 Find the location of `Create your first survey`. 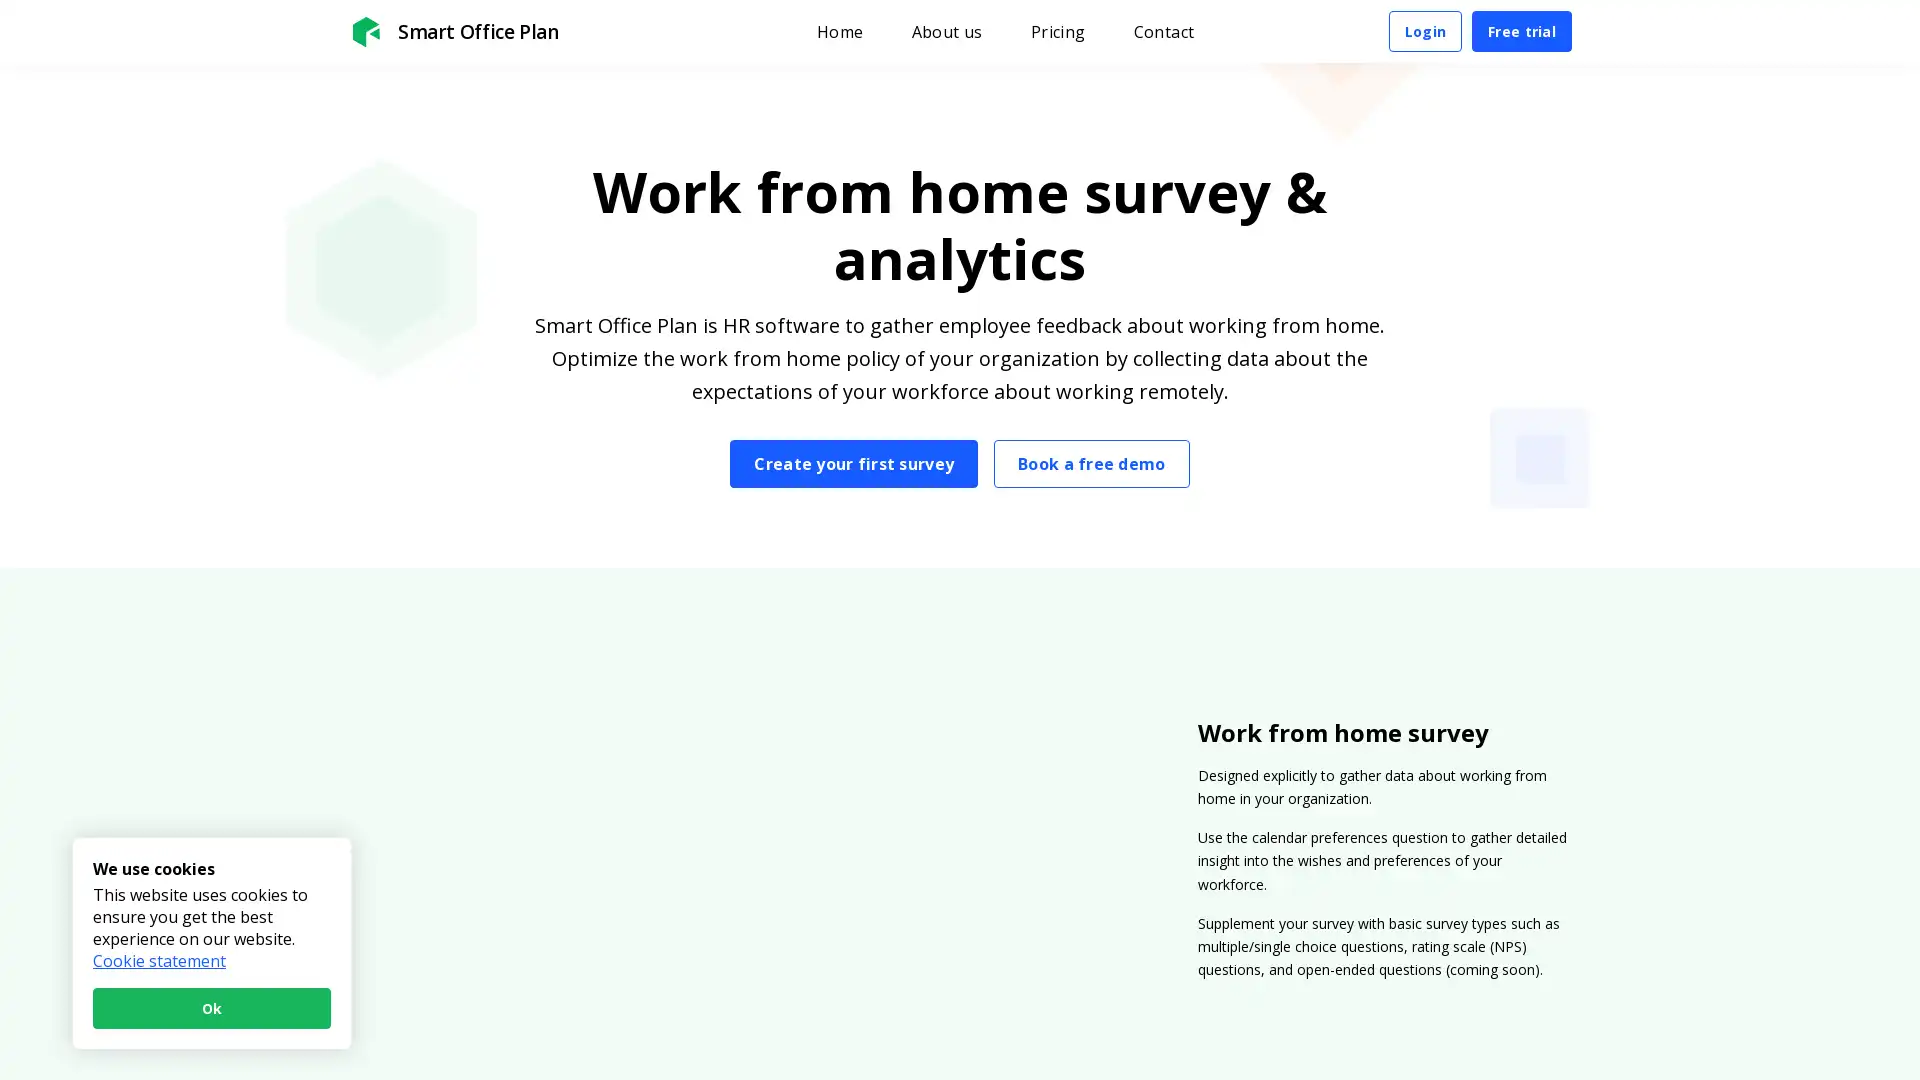

Create your first survey is located at coordinates (854, 463).